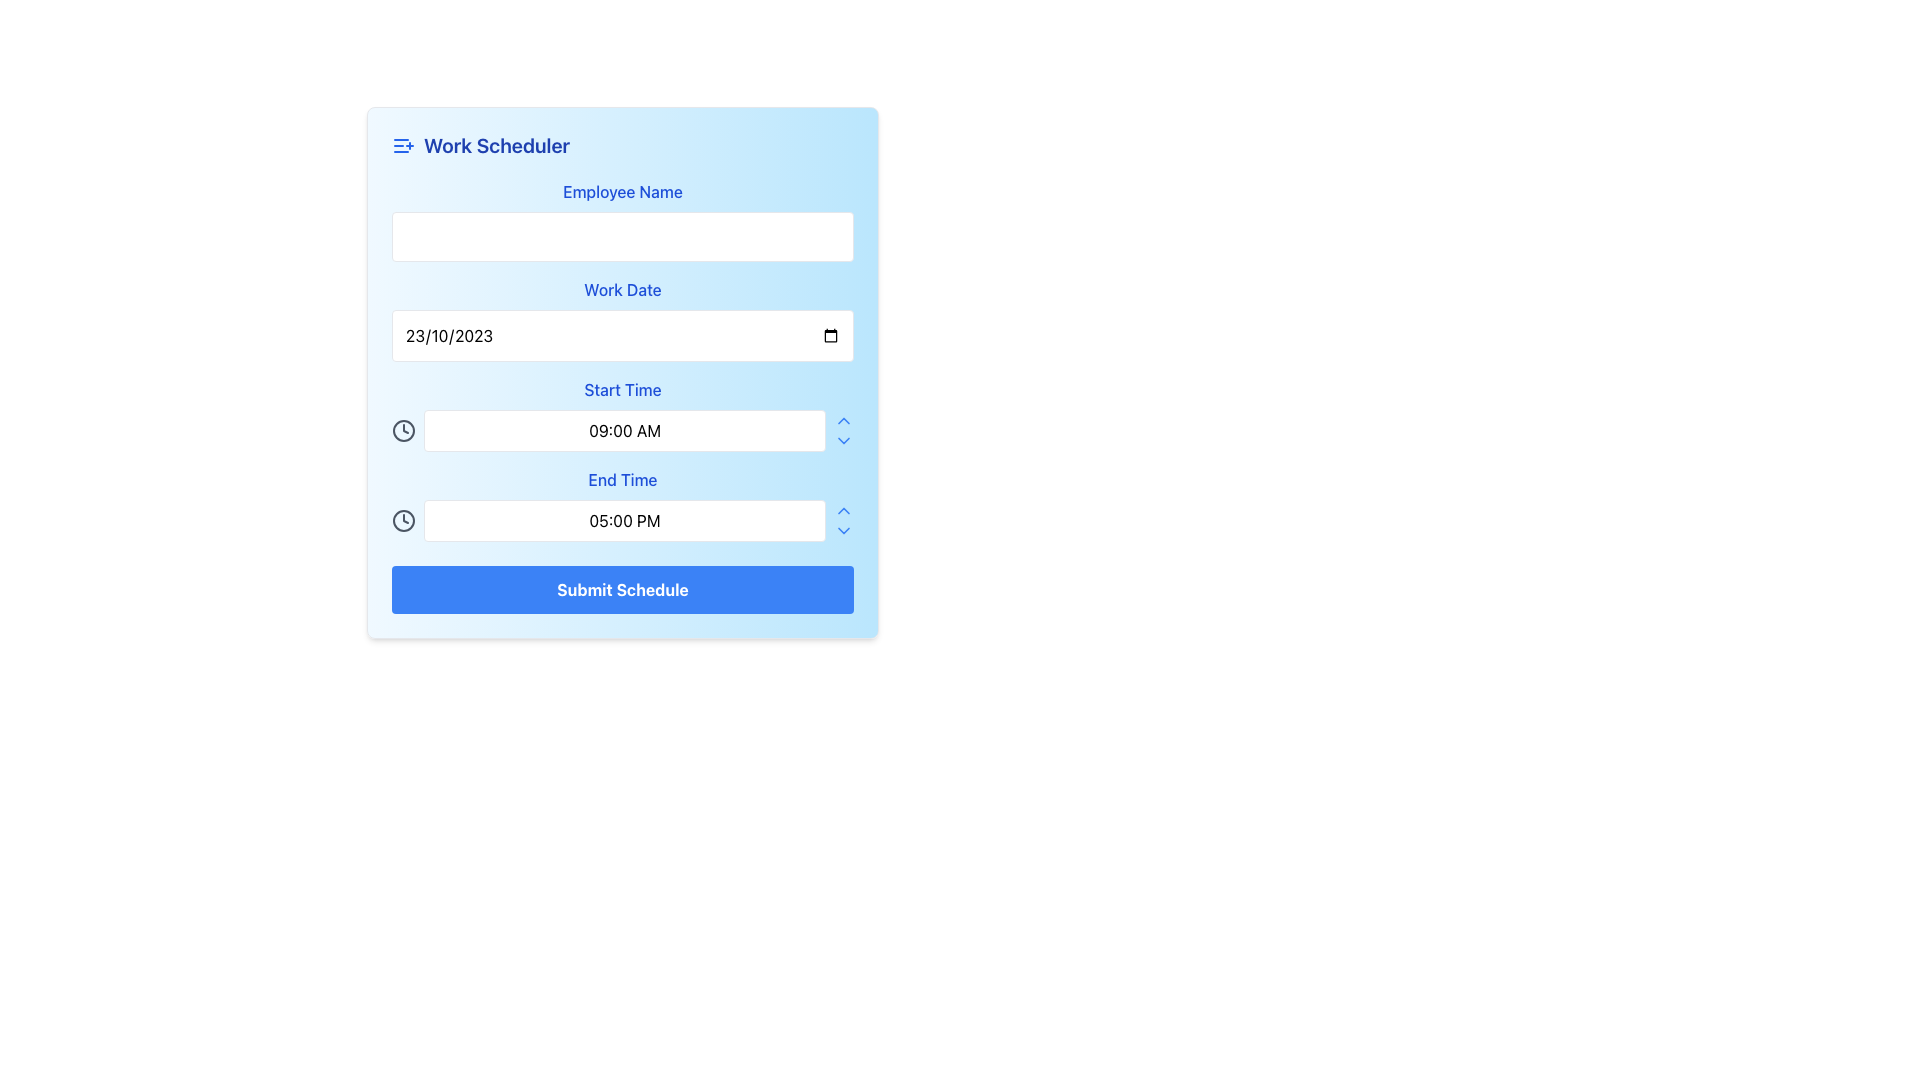 This screenshot has width=1920, height=1080. What do you see at coordinates (622, 389) in the screenshot?
I see `the 'Start Time' label, which is styled with a blue-colored font and is located above the time input field for '09:00 AM'` at bounding box center [622, 389].